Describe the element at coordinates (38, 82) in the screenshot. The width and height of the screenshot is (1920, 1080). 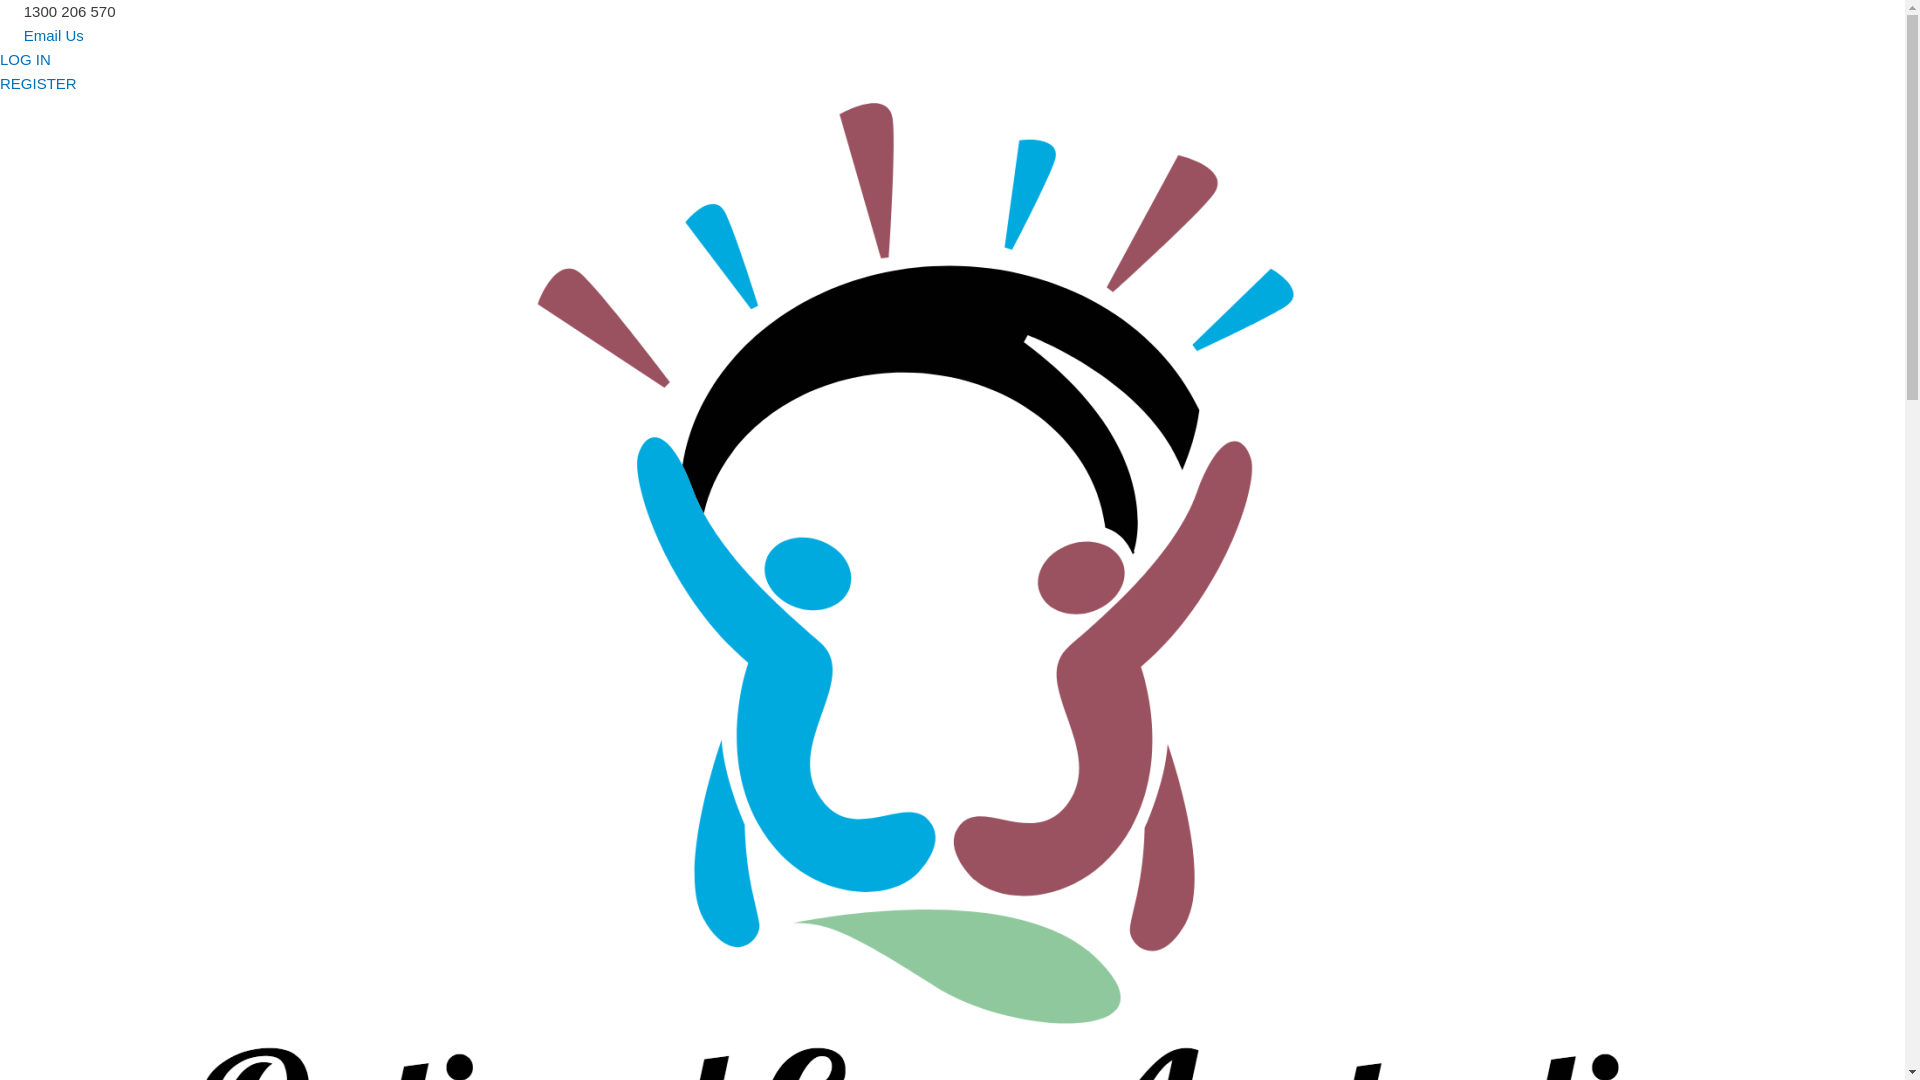
I see `'REGISTER'` at that location.